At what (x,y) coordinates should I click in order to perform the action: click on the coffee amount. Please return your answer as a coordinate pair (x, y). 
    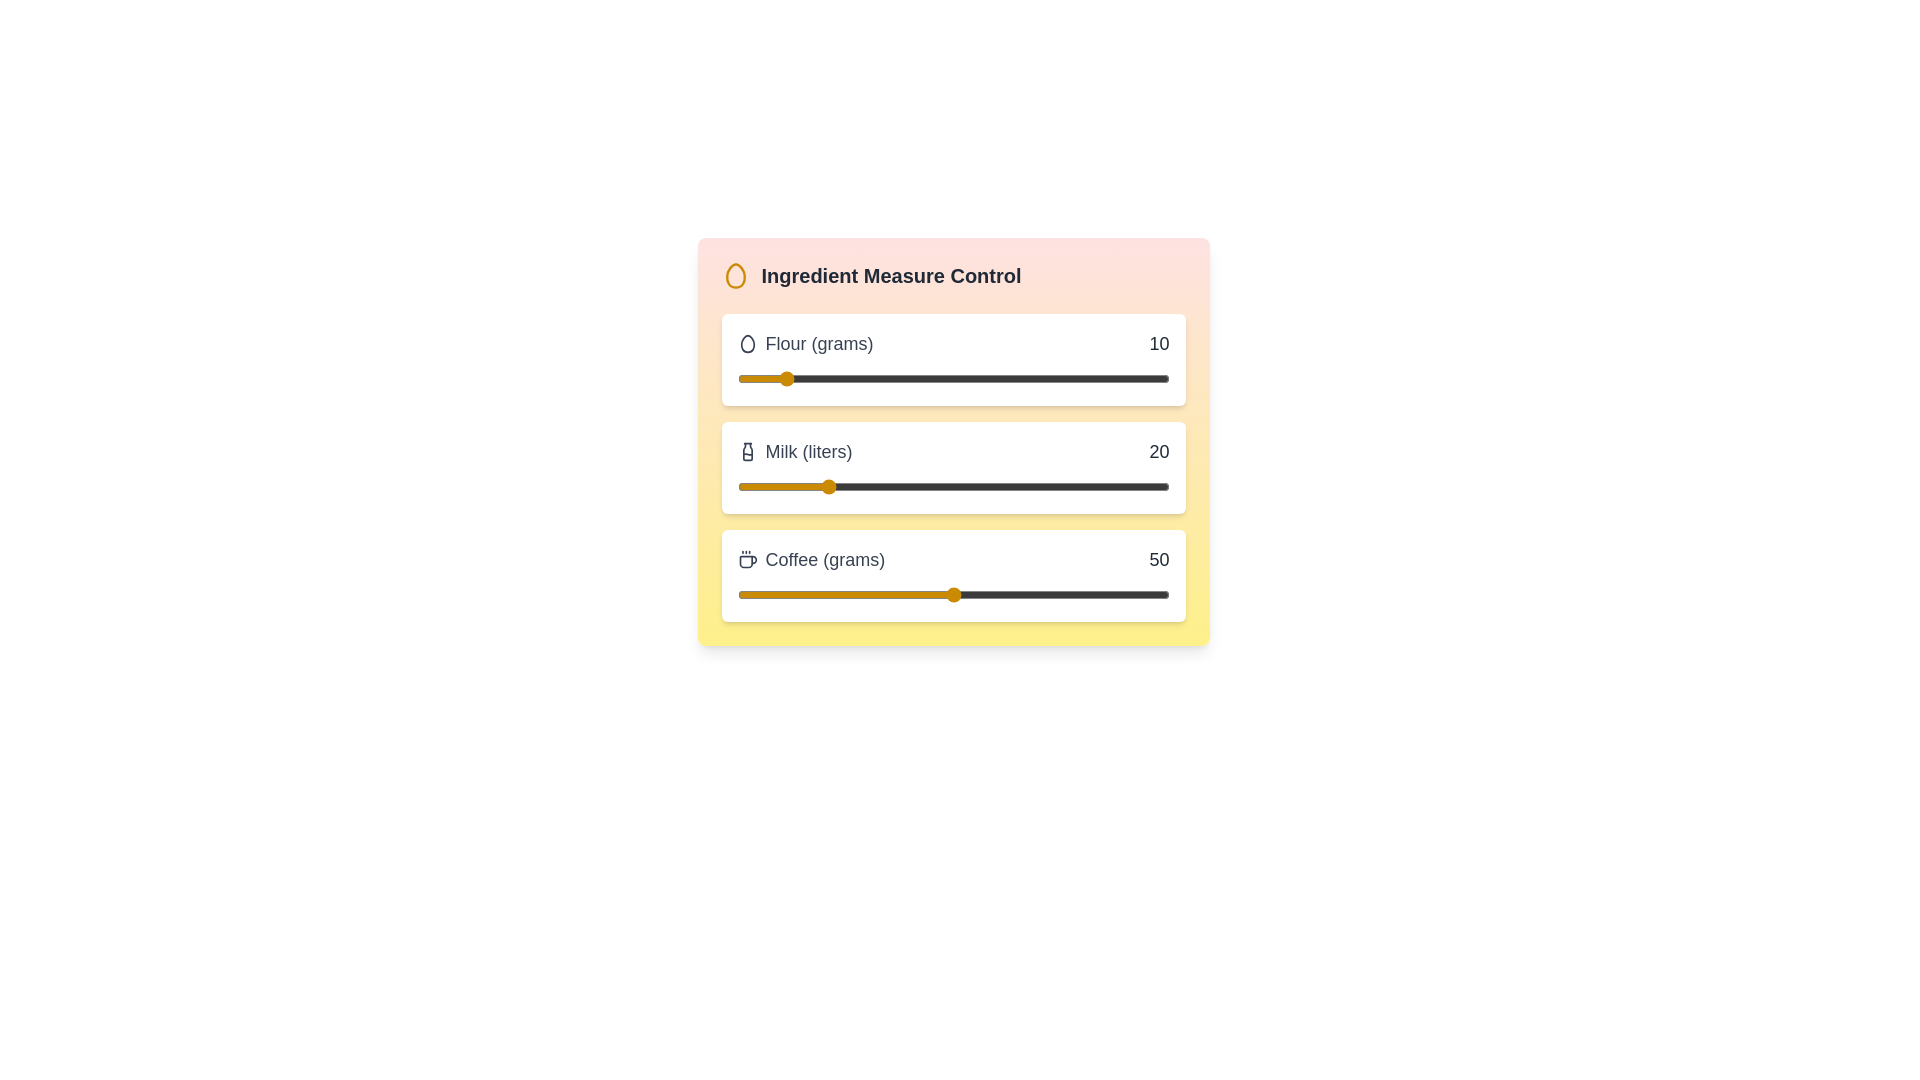
    Looking at the image, I should click on (792, 593).